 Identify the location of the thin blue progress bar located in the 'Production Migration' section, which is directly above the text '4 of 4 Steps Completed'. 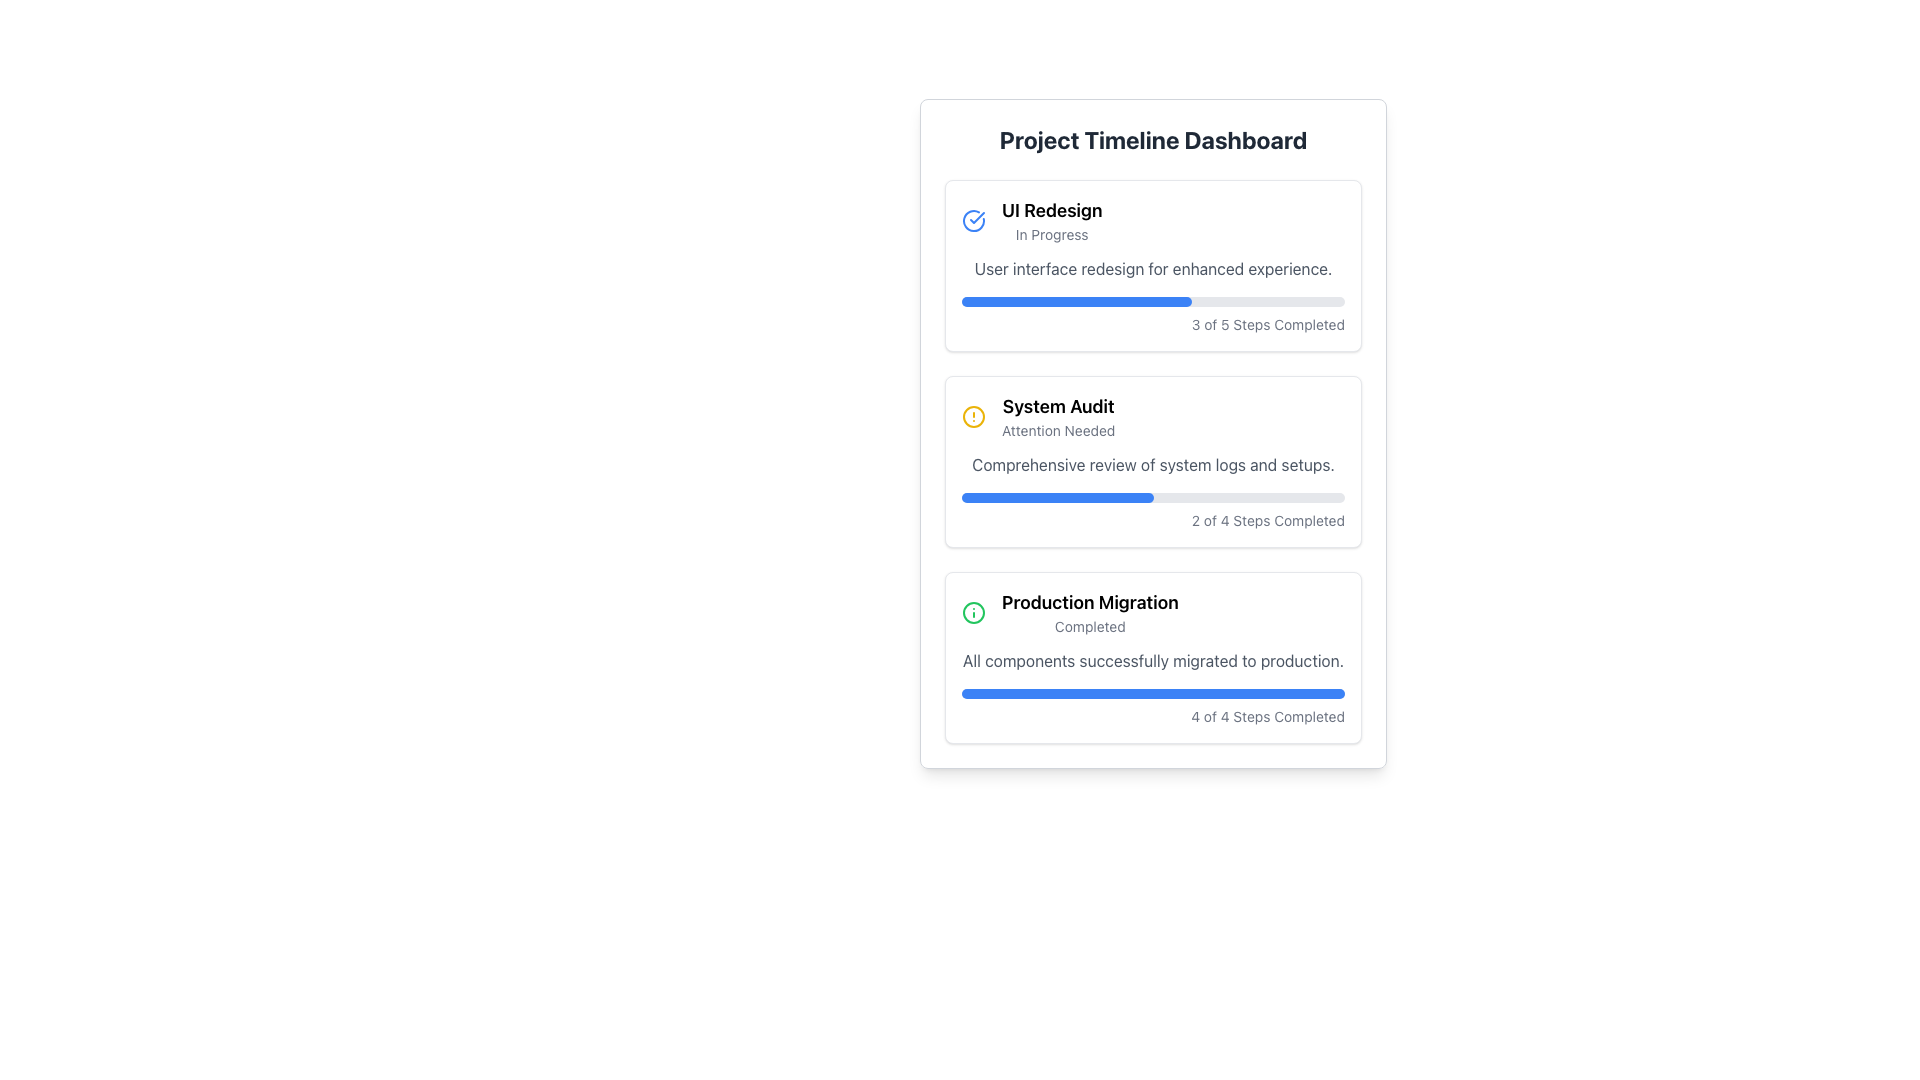
(1153, 693).